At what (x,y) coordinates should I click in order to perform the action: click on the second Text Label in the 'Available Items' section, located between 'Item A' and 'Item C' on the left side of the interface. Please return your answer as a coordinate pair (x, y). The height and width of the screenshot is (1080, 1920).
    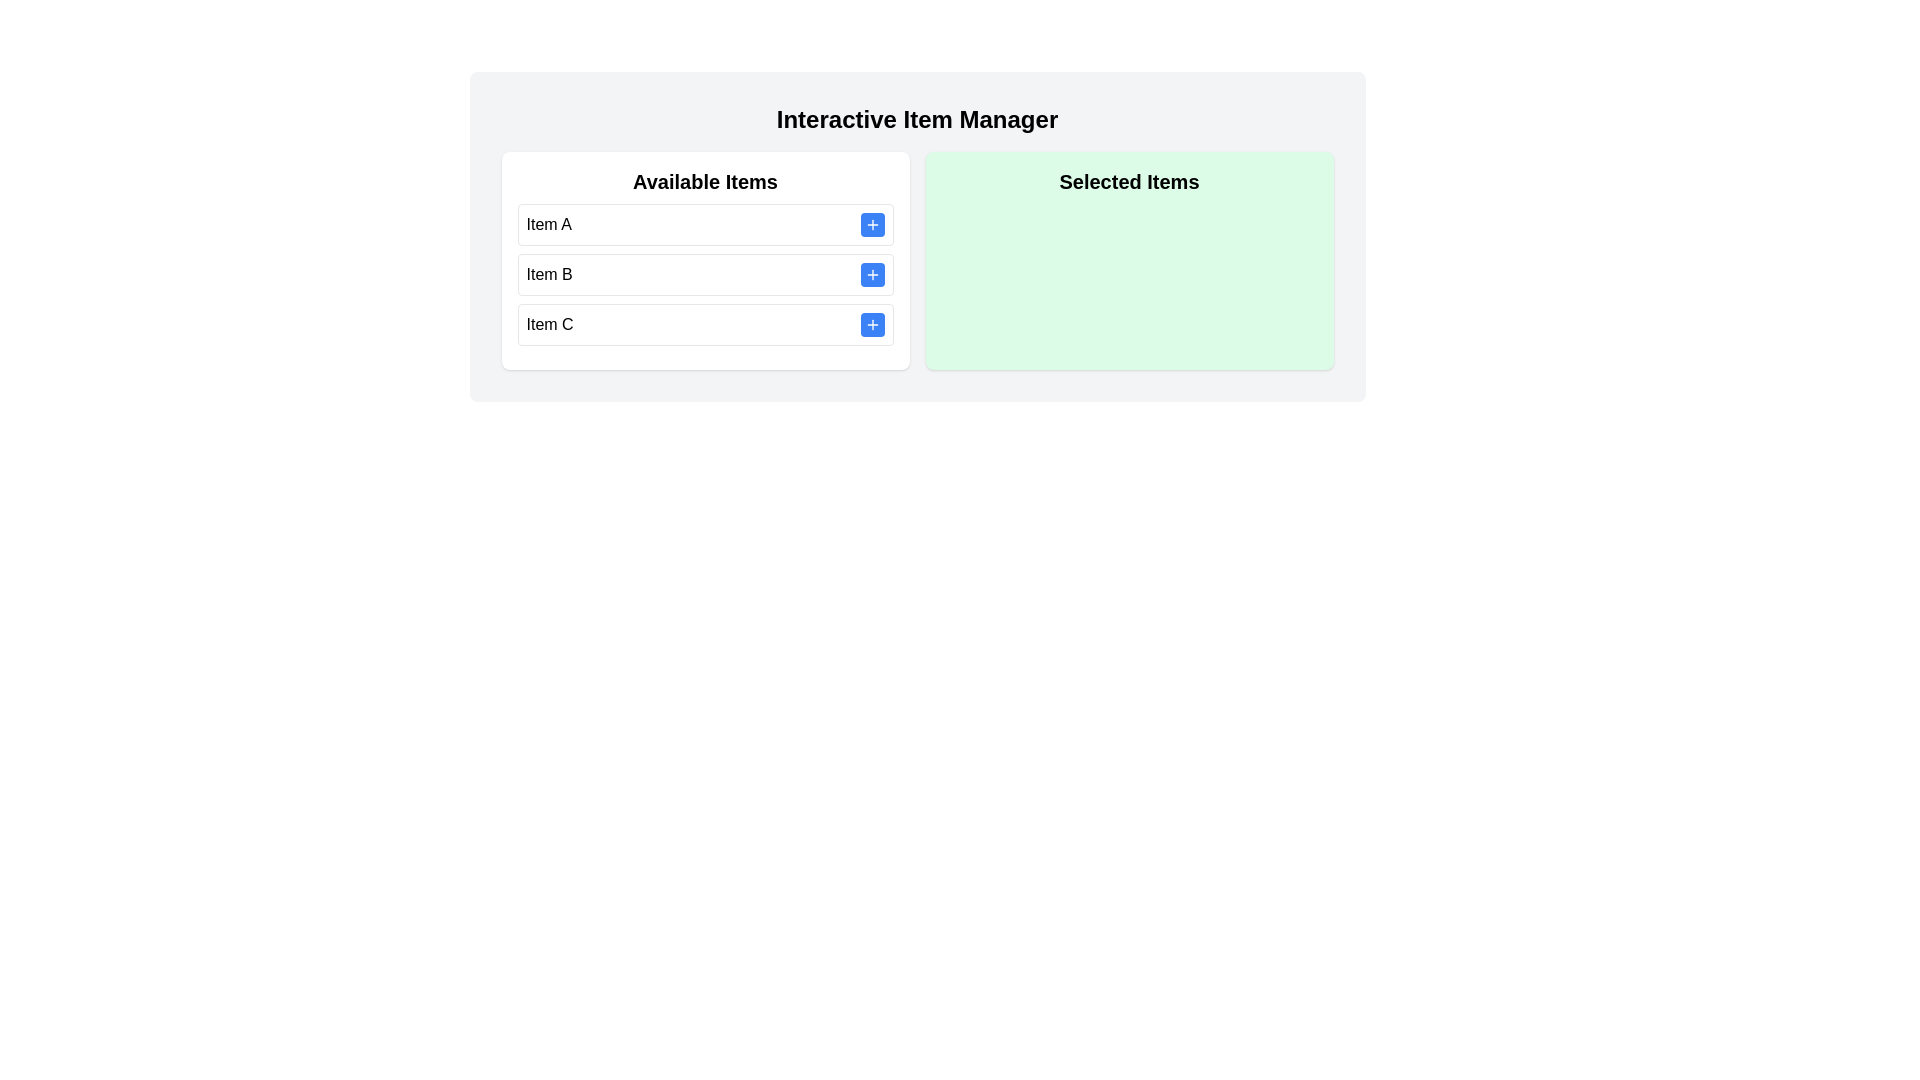
    Looking at the image, I should click on (549, 274).